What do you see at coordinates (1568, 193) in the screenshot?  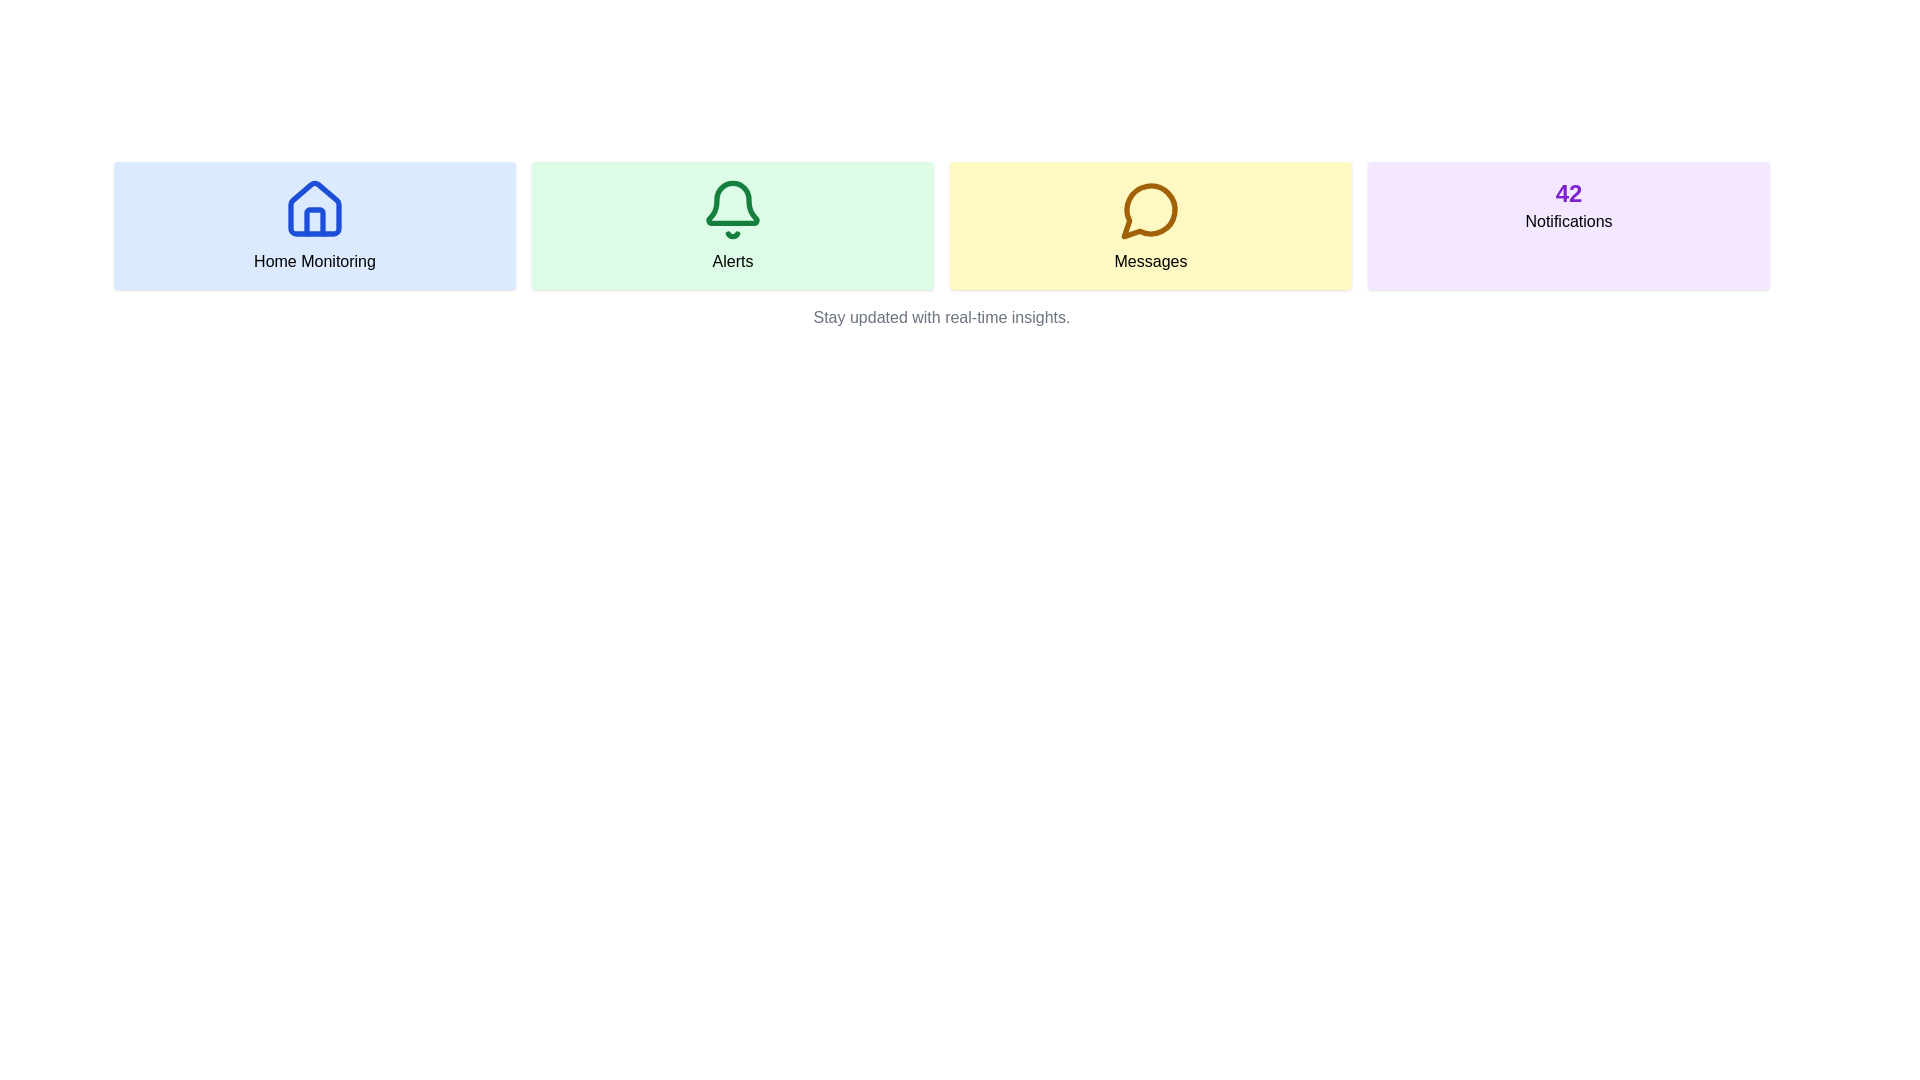 I see `the static text displaying the count of notifications at the top center of the light purple 'Notifications' box` at bounding box center [1568, 193].